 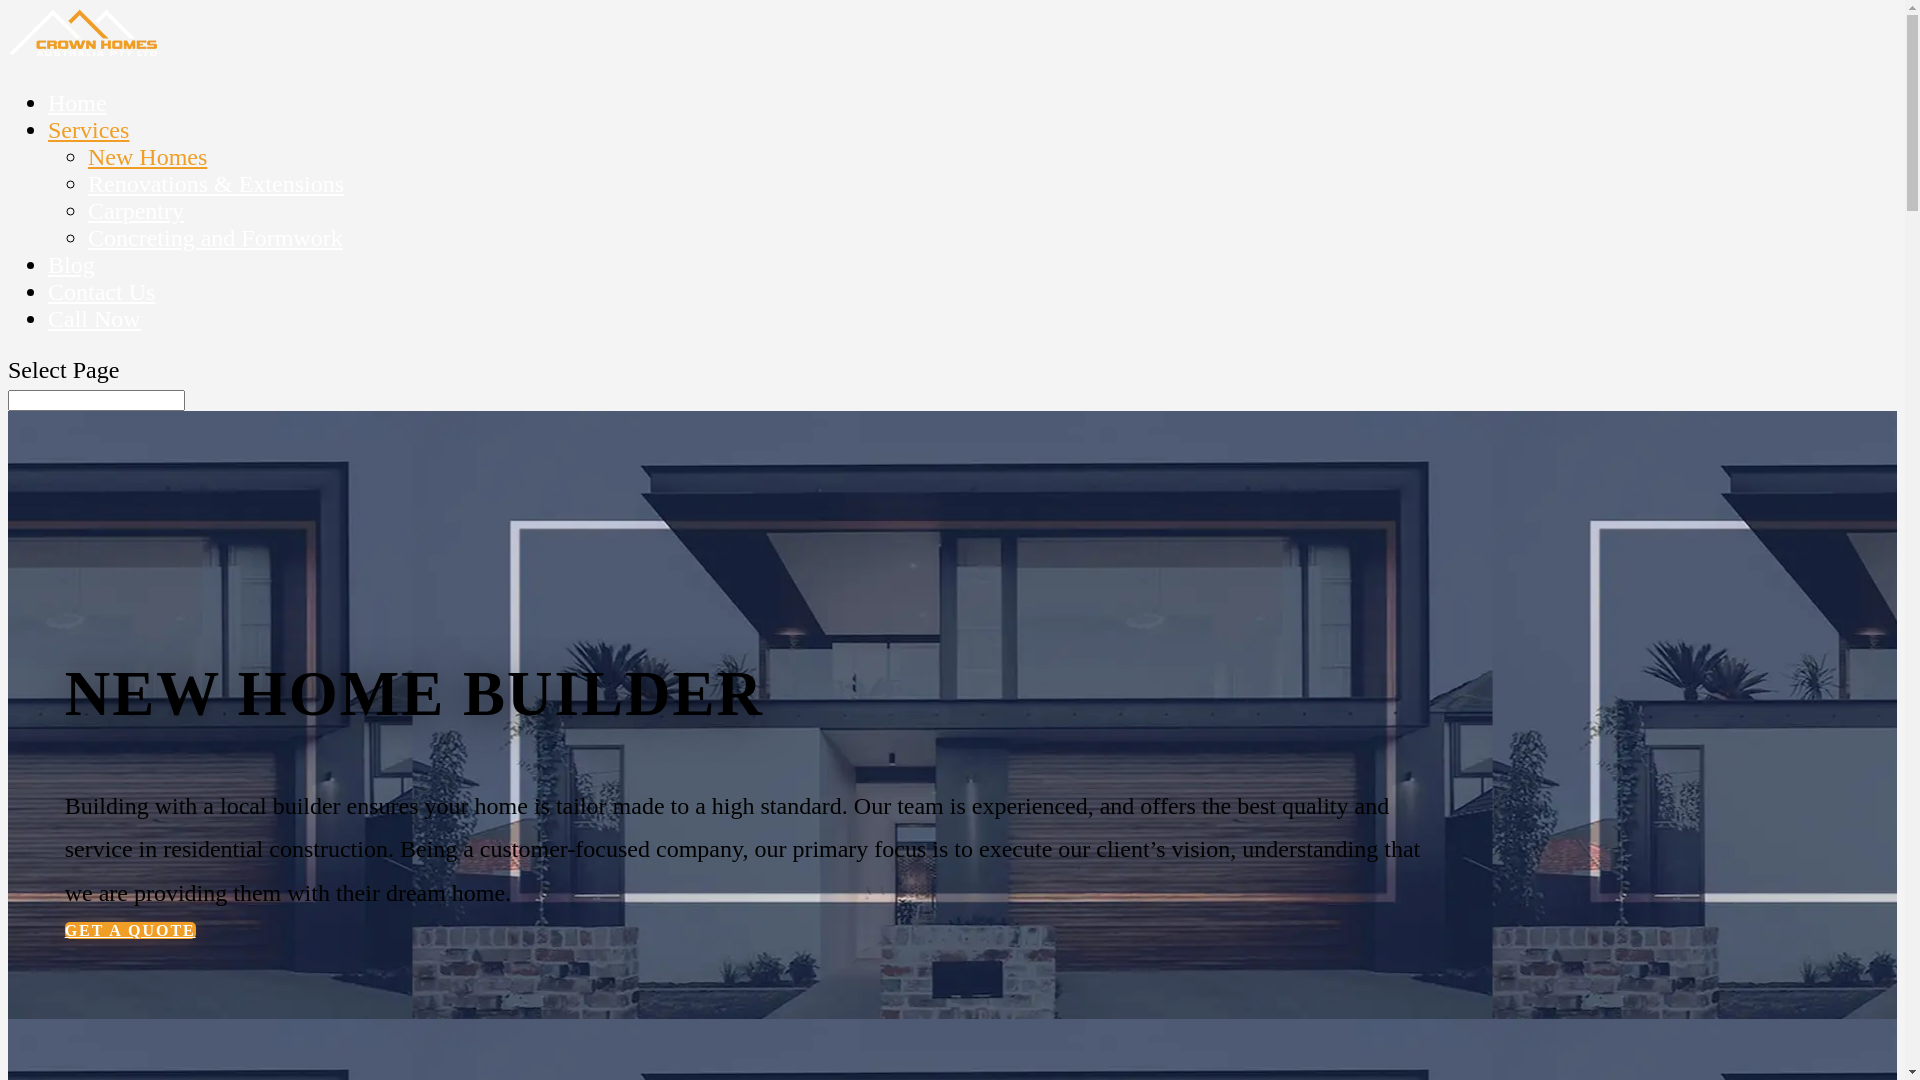 What do you see at coordinates (86, 156) in the screenshot?
I see `'New Homes'` at bounding box center [86, 156].